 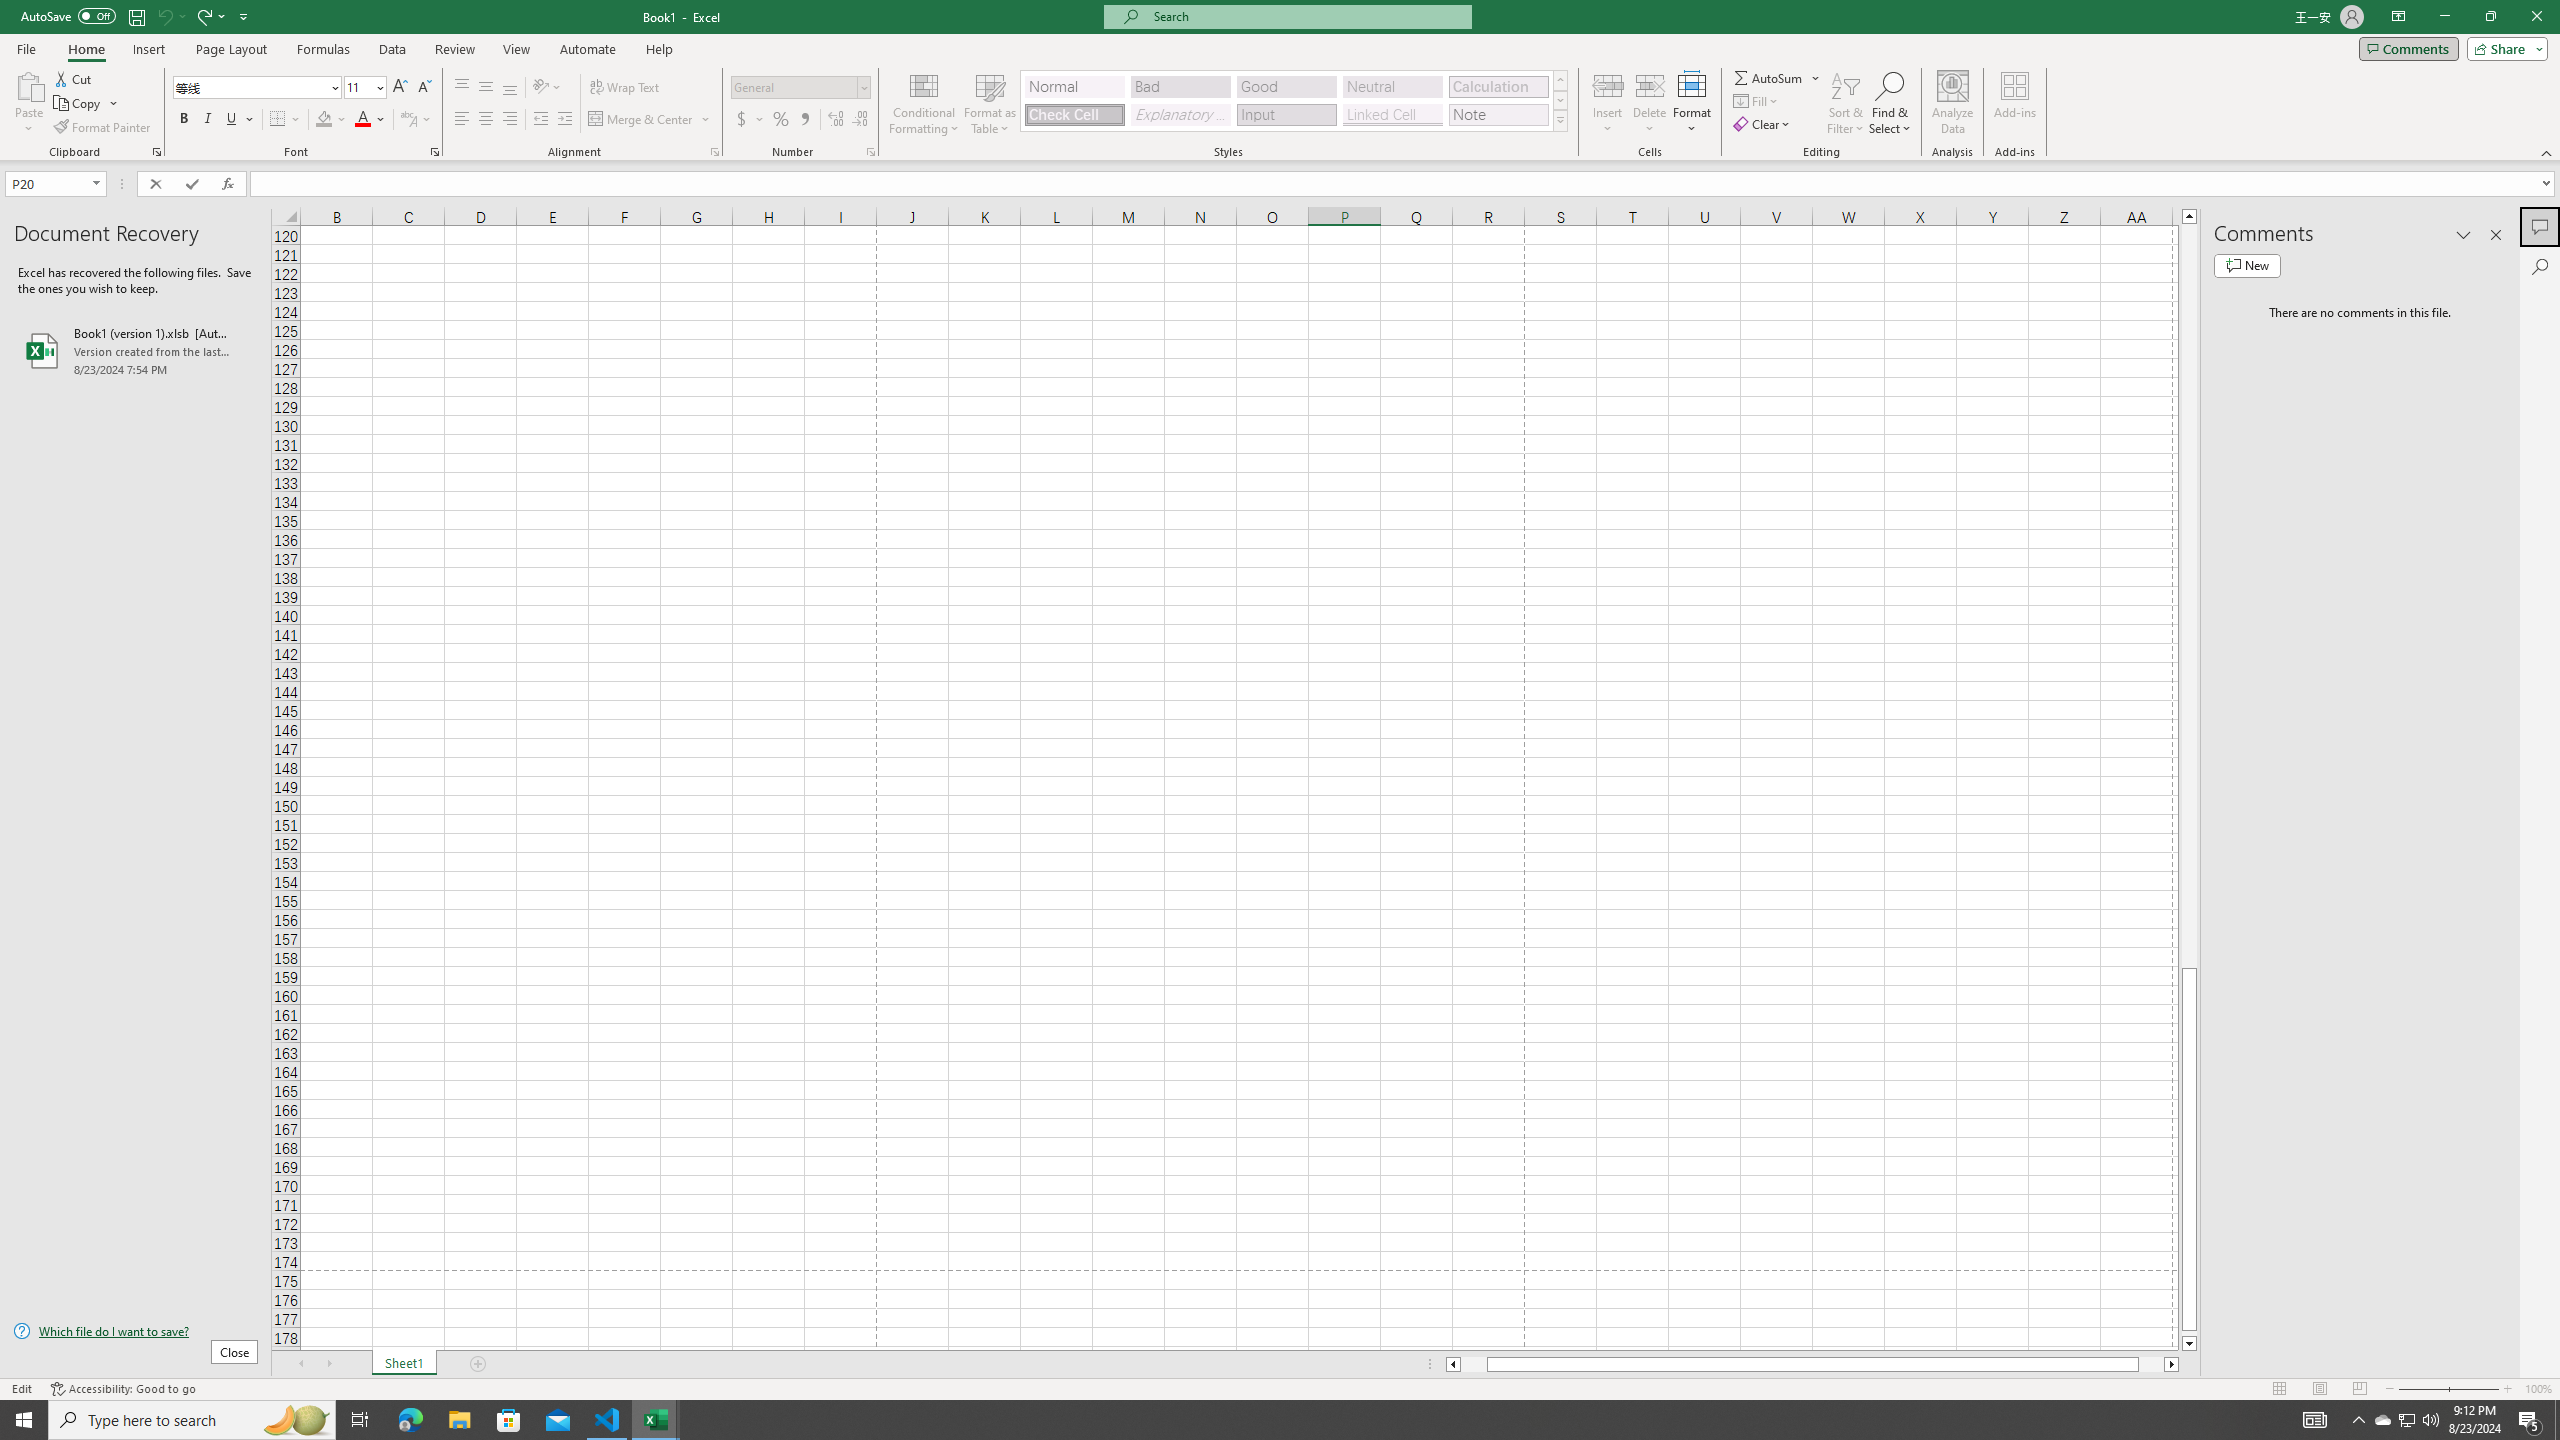 I want to click on 'AutomationID: CellStylesGallery', so click(x=1295, y=100).